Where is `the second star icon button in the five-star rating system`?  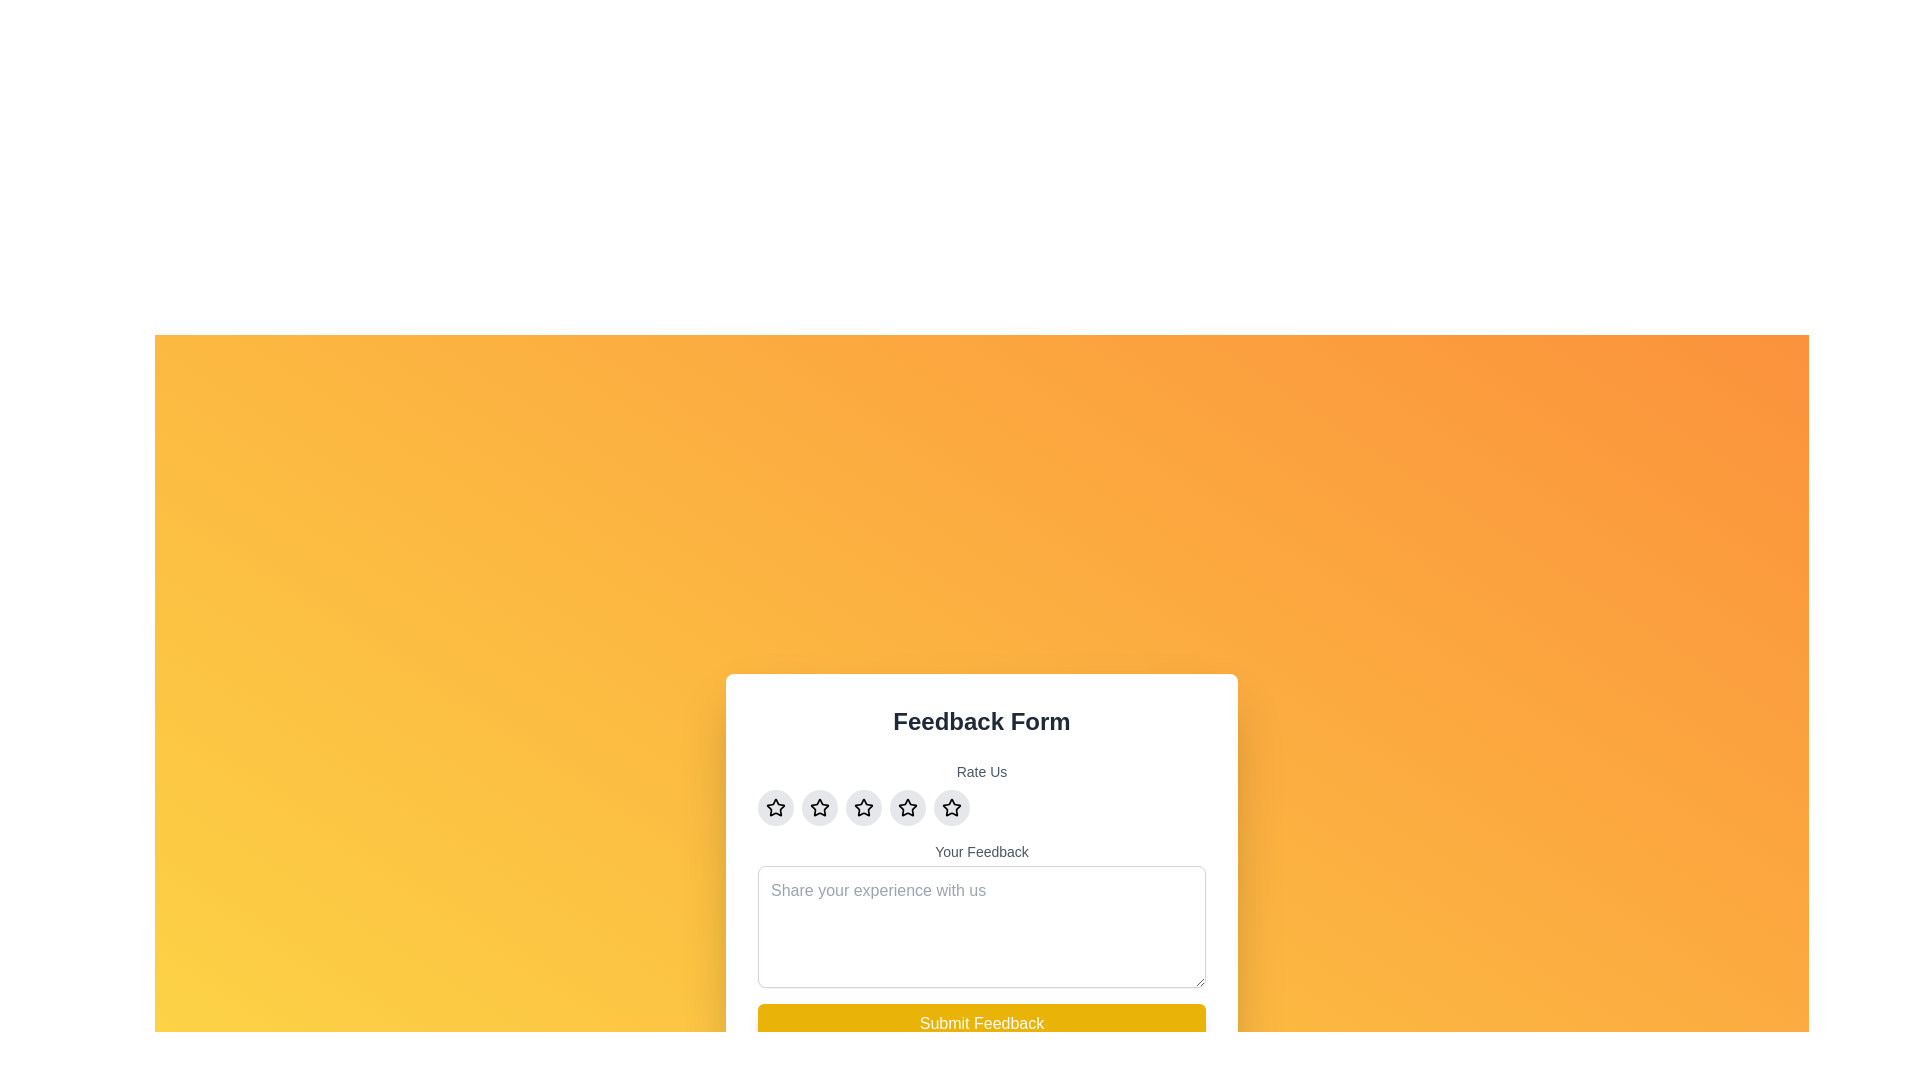 the second star icon button in the five-star rating system is located at coordinates (820, 806).